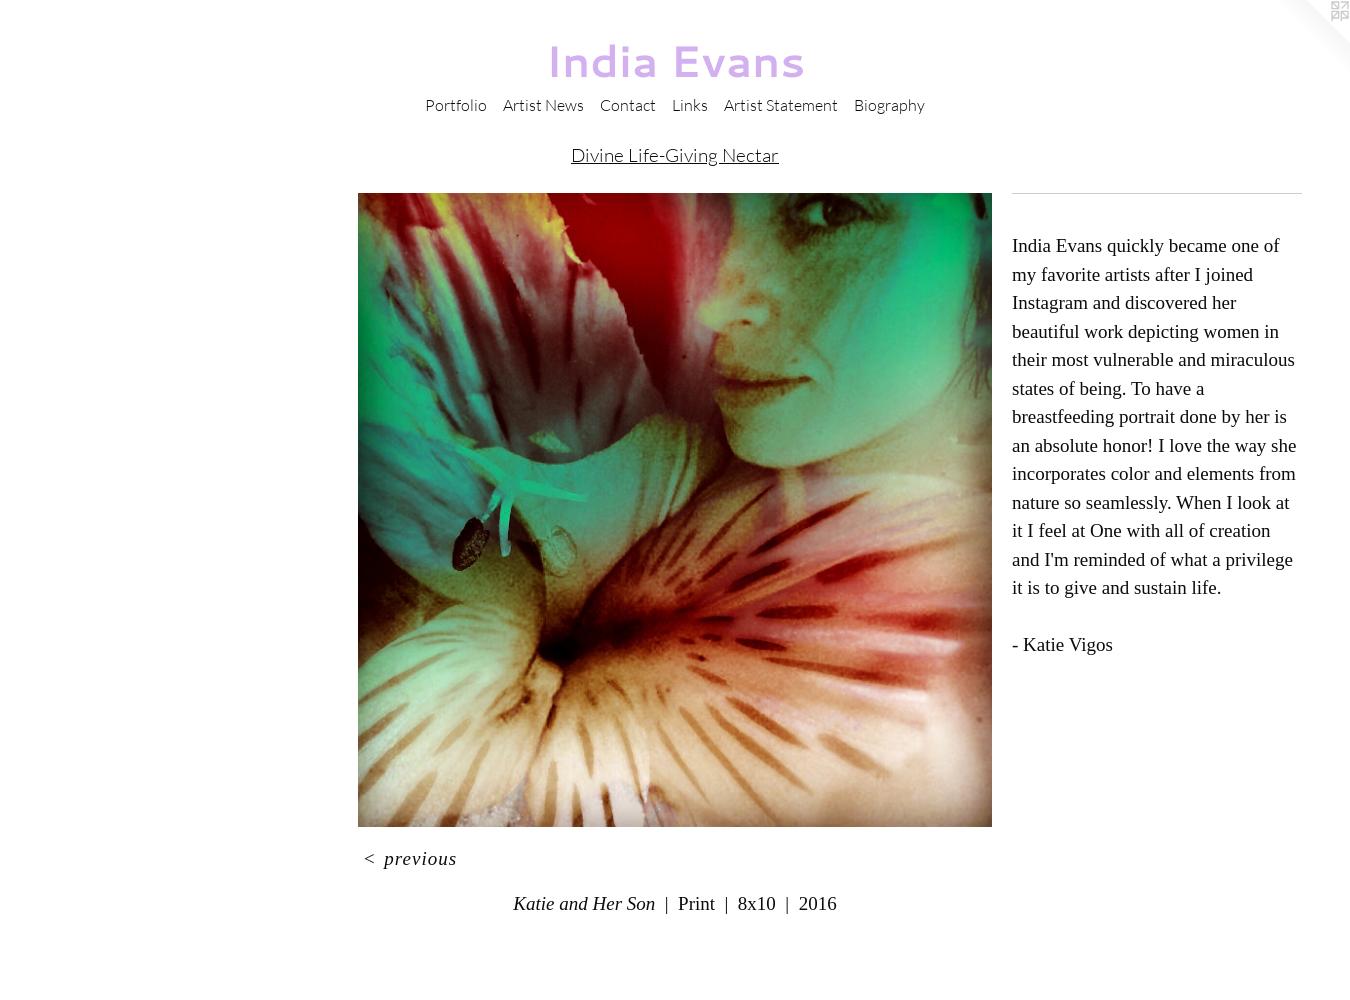 The width and height of the screenshot is (1350, 1000). I want to click on 'Katie and Her Son', so click(584, 902).